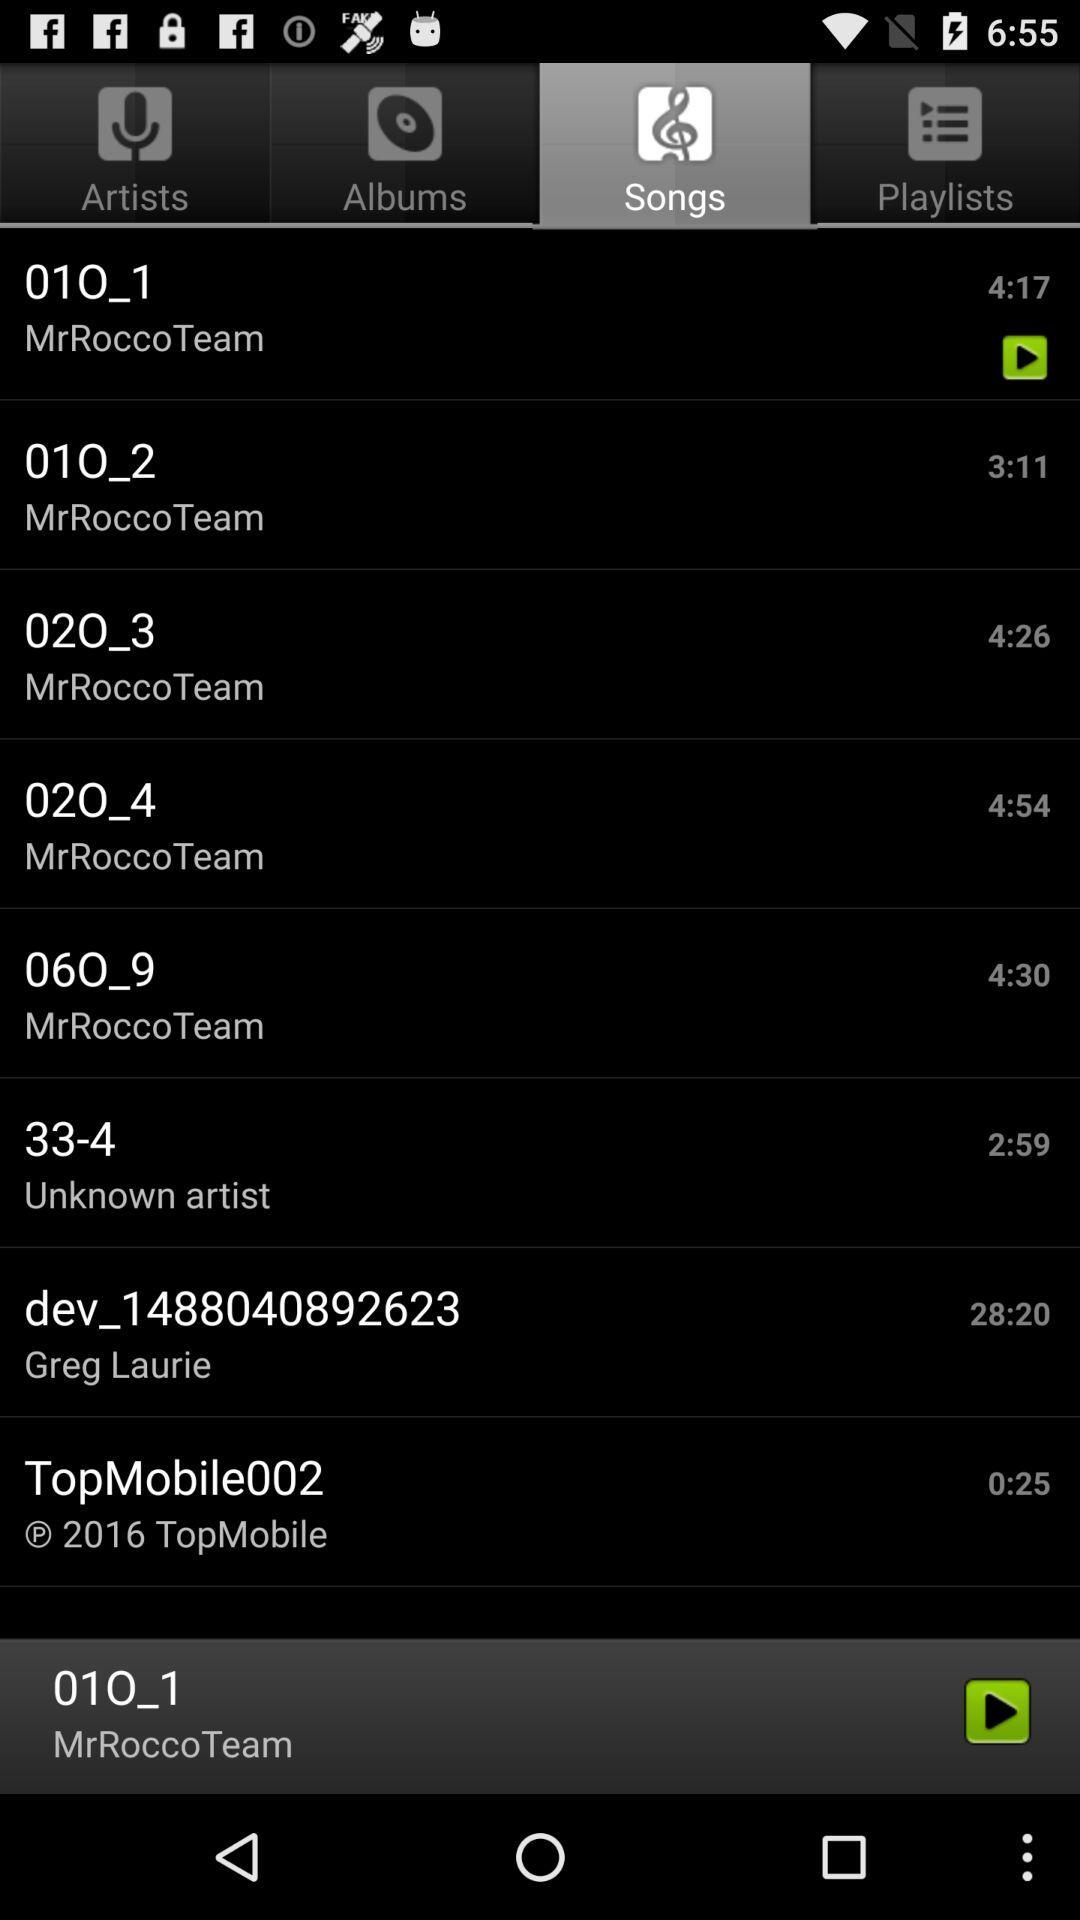  Describe the element at coordinates (137, 146) in the screenshot. I see `the app at the top left corner` at that location.